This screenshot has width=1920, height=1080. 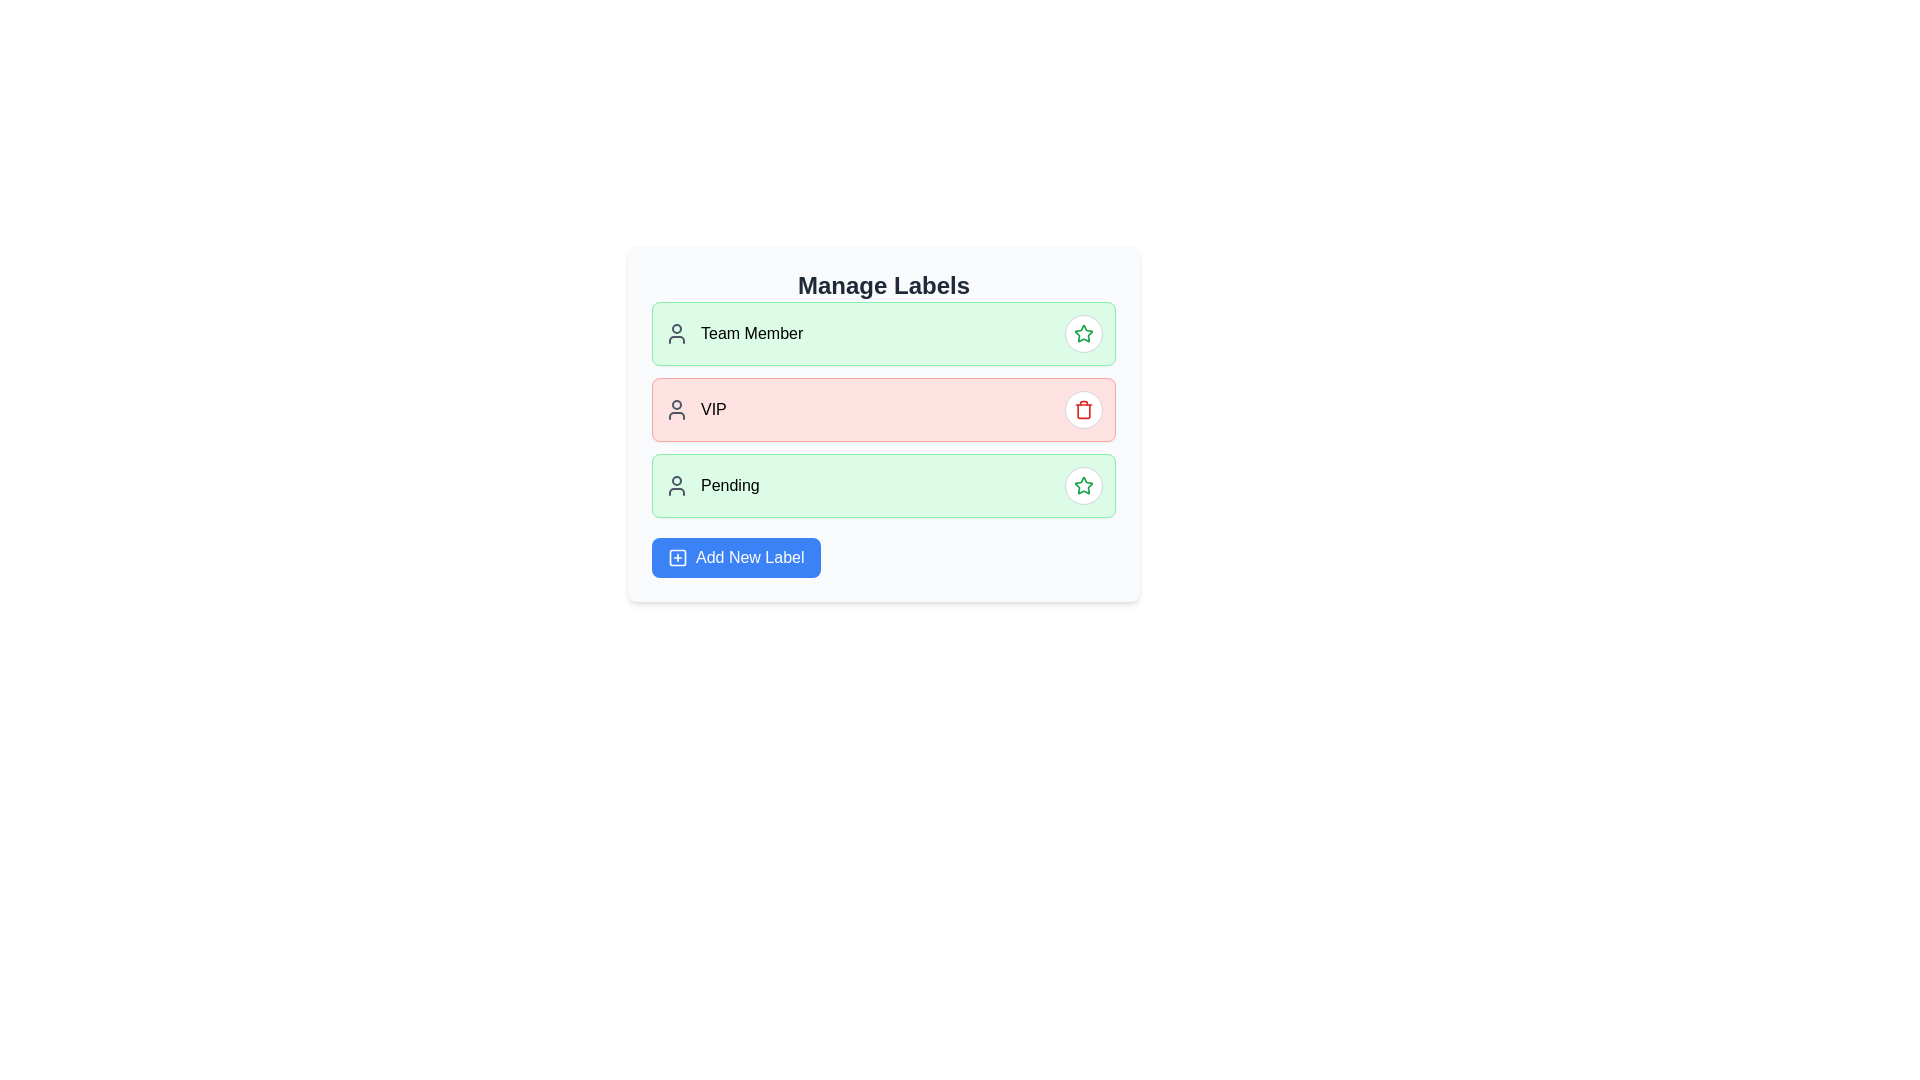 I want to click on the 'Add Label' text within the button located at the bottom section of the interface, so click(x=748, y=558).